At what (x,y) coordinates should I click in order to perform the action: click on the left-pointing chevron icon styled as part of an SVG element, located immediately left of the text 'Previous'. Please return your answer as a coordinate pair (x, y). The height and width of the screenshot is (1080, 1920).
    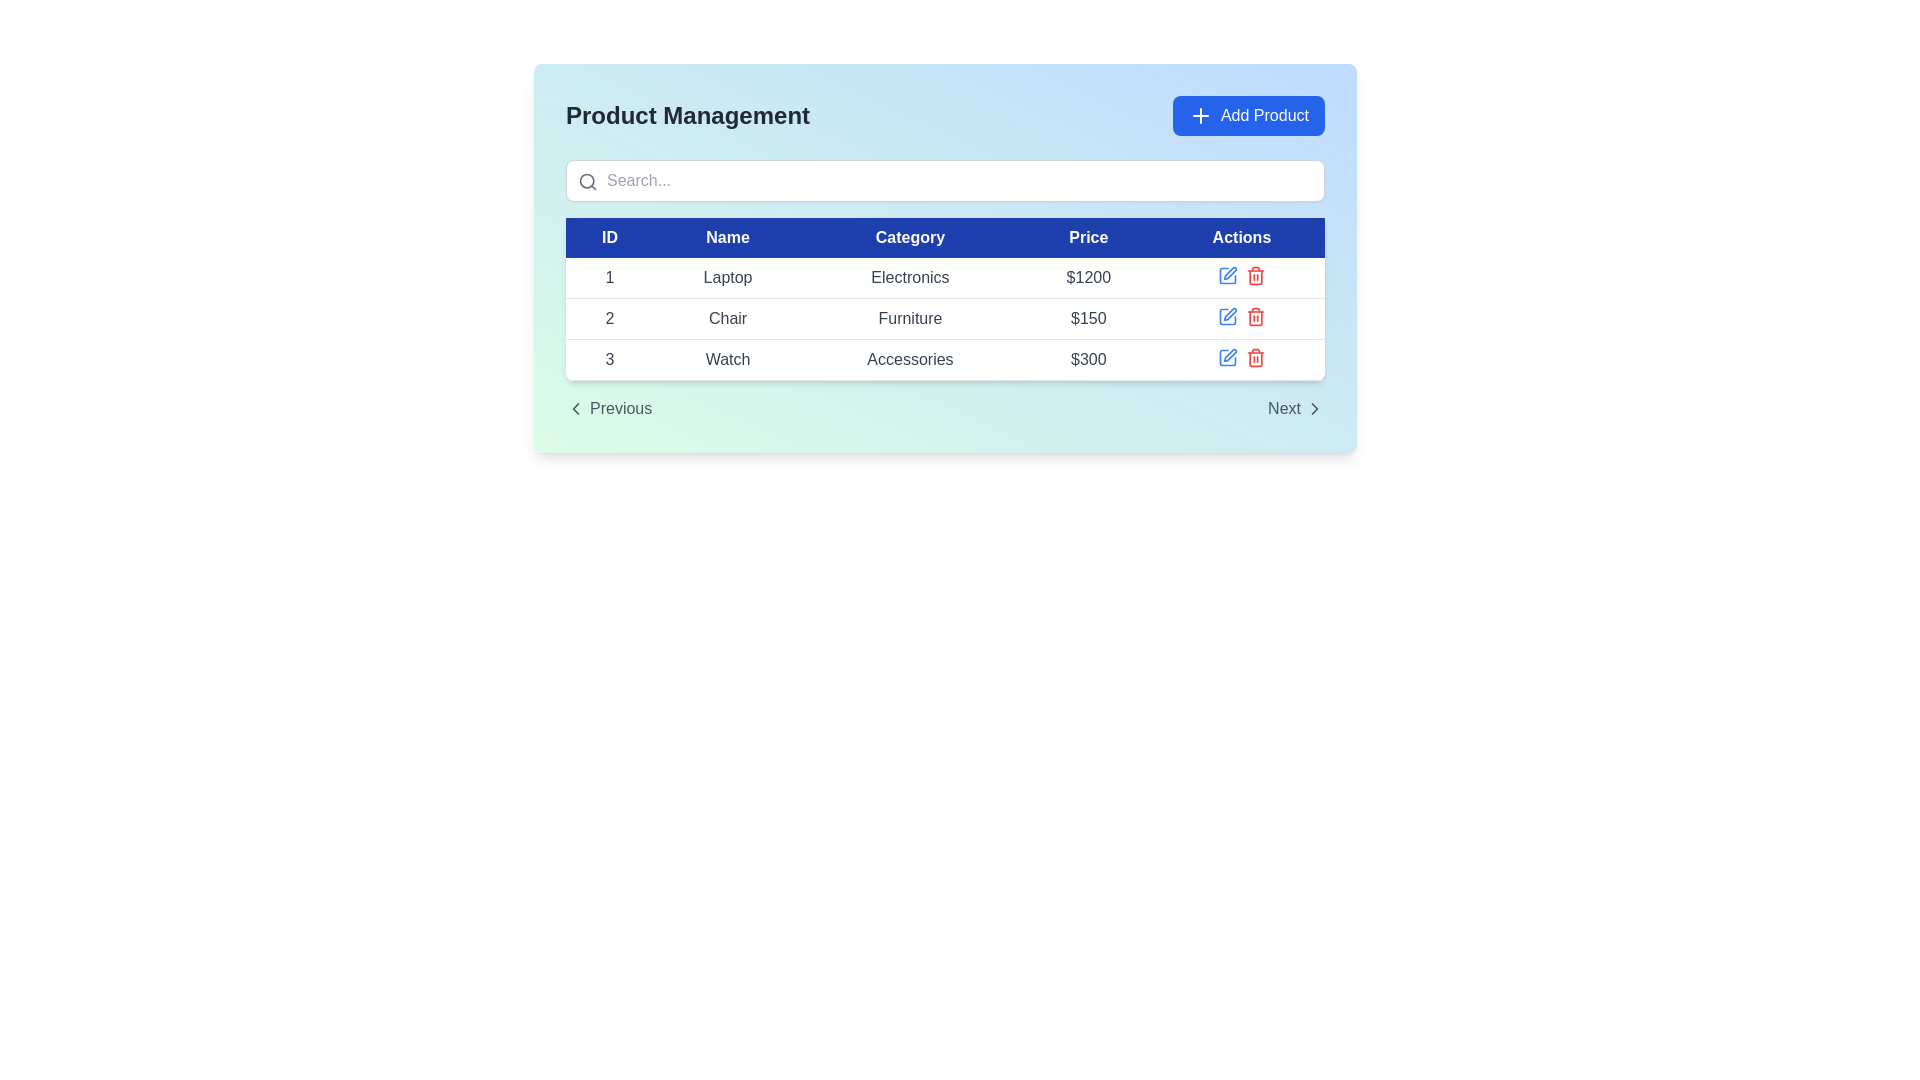
    Looking at the image, I should click on (575, 407).